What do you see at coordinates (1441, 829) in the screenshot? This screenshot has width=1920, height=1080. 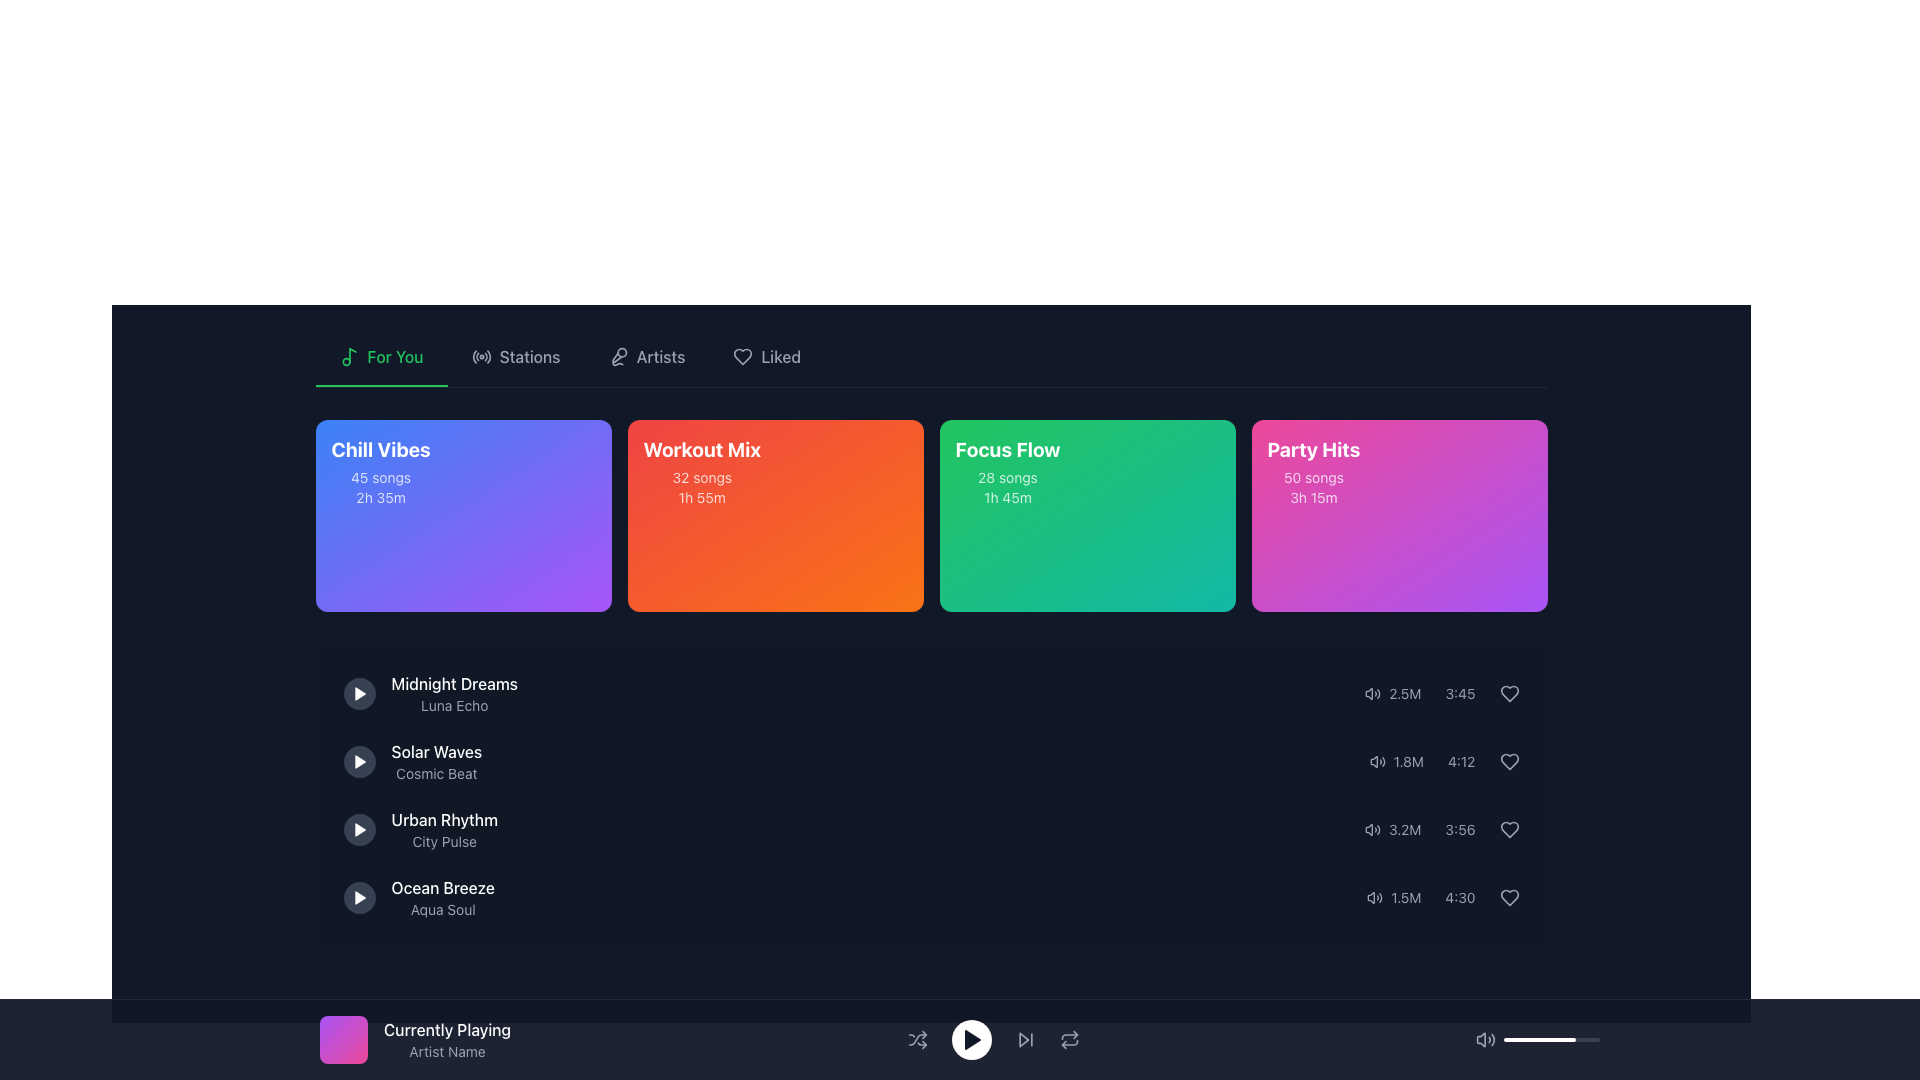 I see `the heart-shaped icon in the Metadata display row to like or unlike the audio item, which is the third item in the list of statistics and metadata for audio items` at bounding box center [1441, 829].